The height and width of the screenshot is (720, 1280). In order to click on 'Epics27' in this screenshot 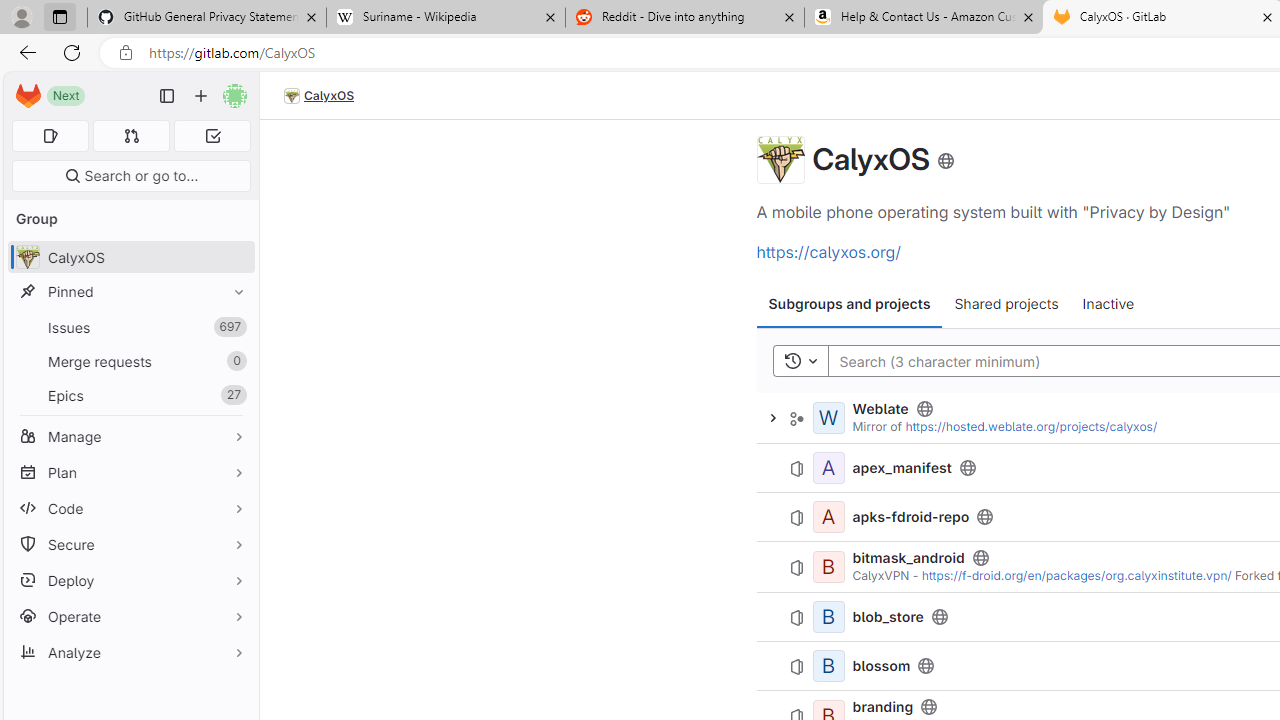, I will do `click(130, 395)`.